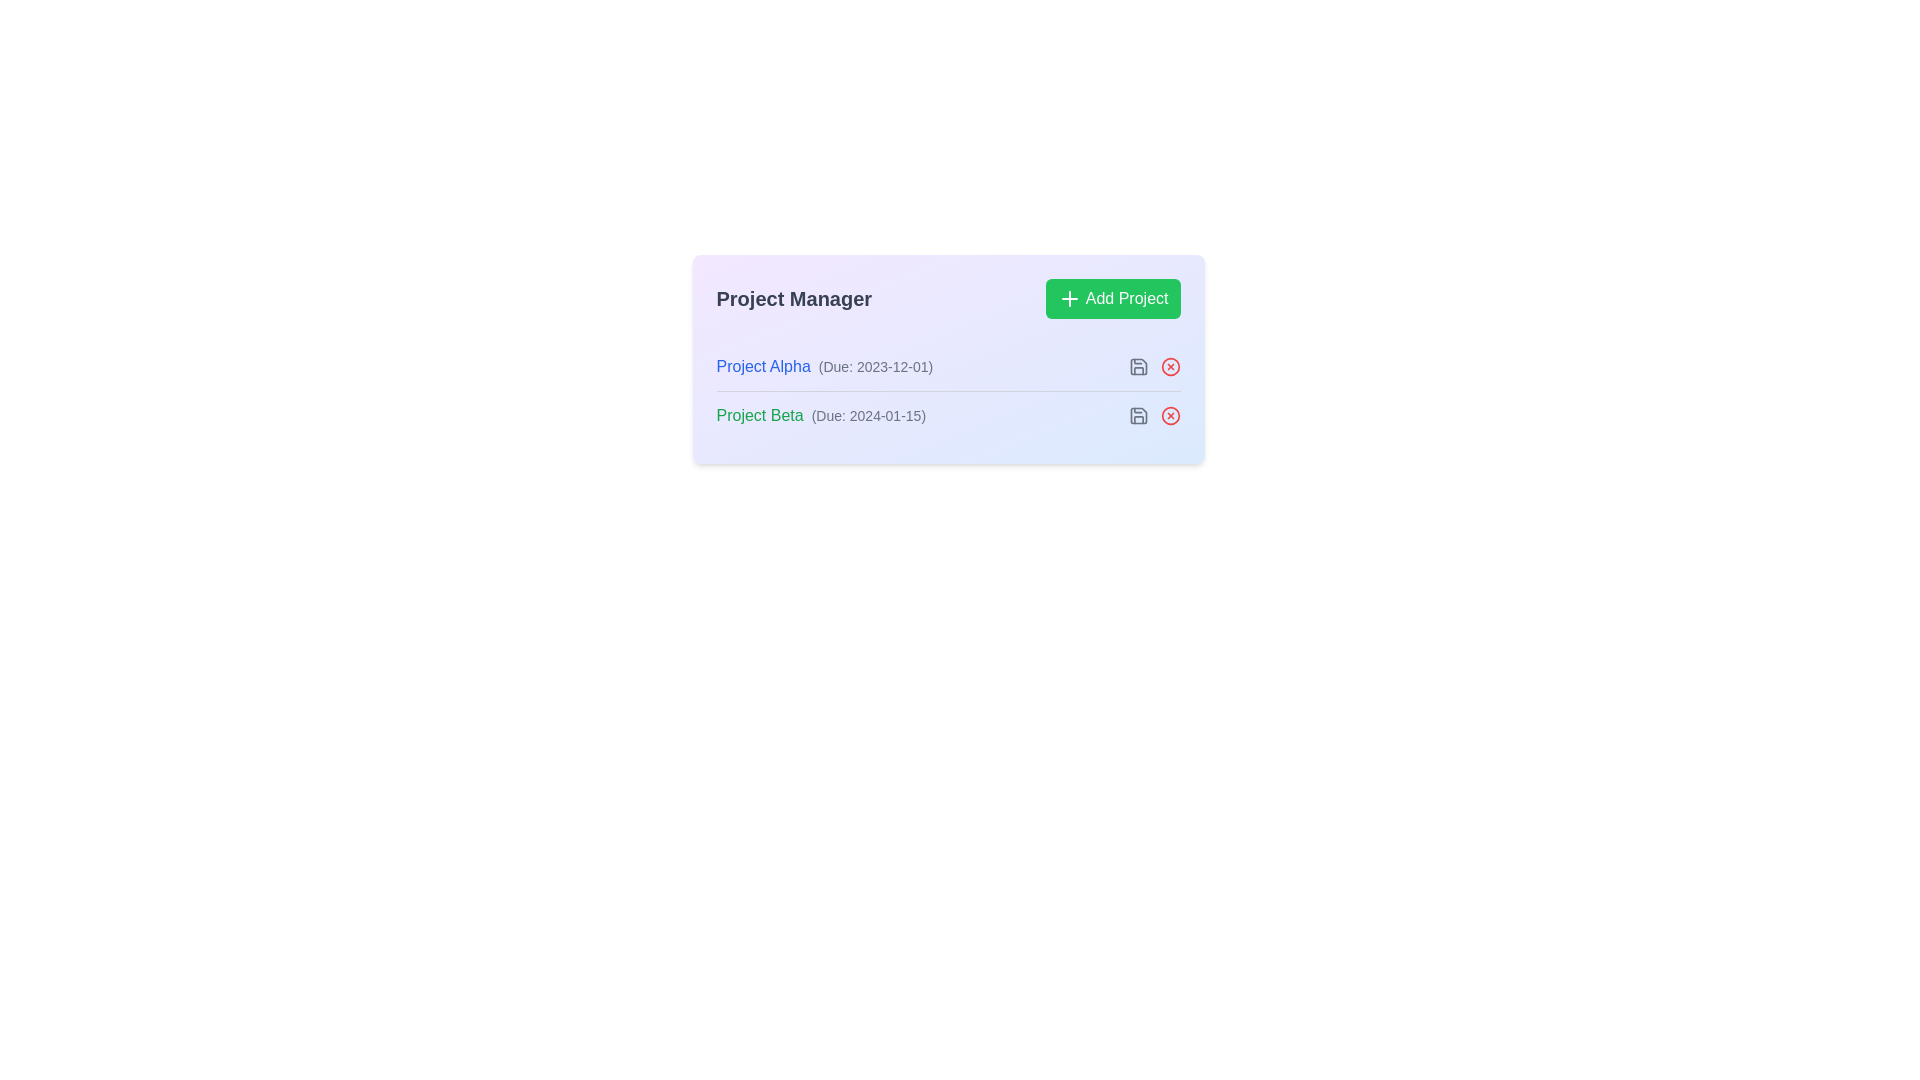 The image size is (1920, 1080). What do you see at coordinates (821, 415) in the screenshot?
I see `the text label displaying the project title 'Project Beta' and due date 'Due: 2024-01-15' located in the second row under the 'Project Manager' section` at bounding box center [821, 415].